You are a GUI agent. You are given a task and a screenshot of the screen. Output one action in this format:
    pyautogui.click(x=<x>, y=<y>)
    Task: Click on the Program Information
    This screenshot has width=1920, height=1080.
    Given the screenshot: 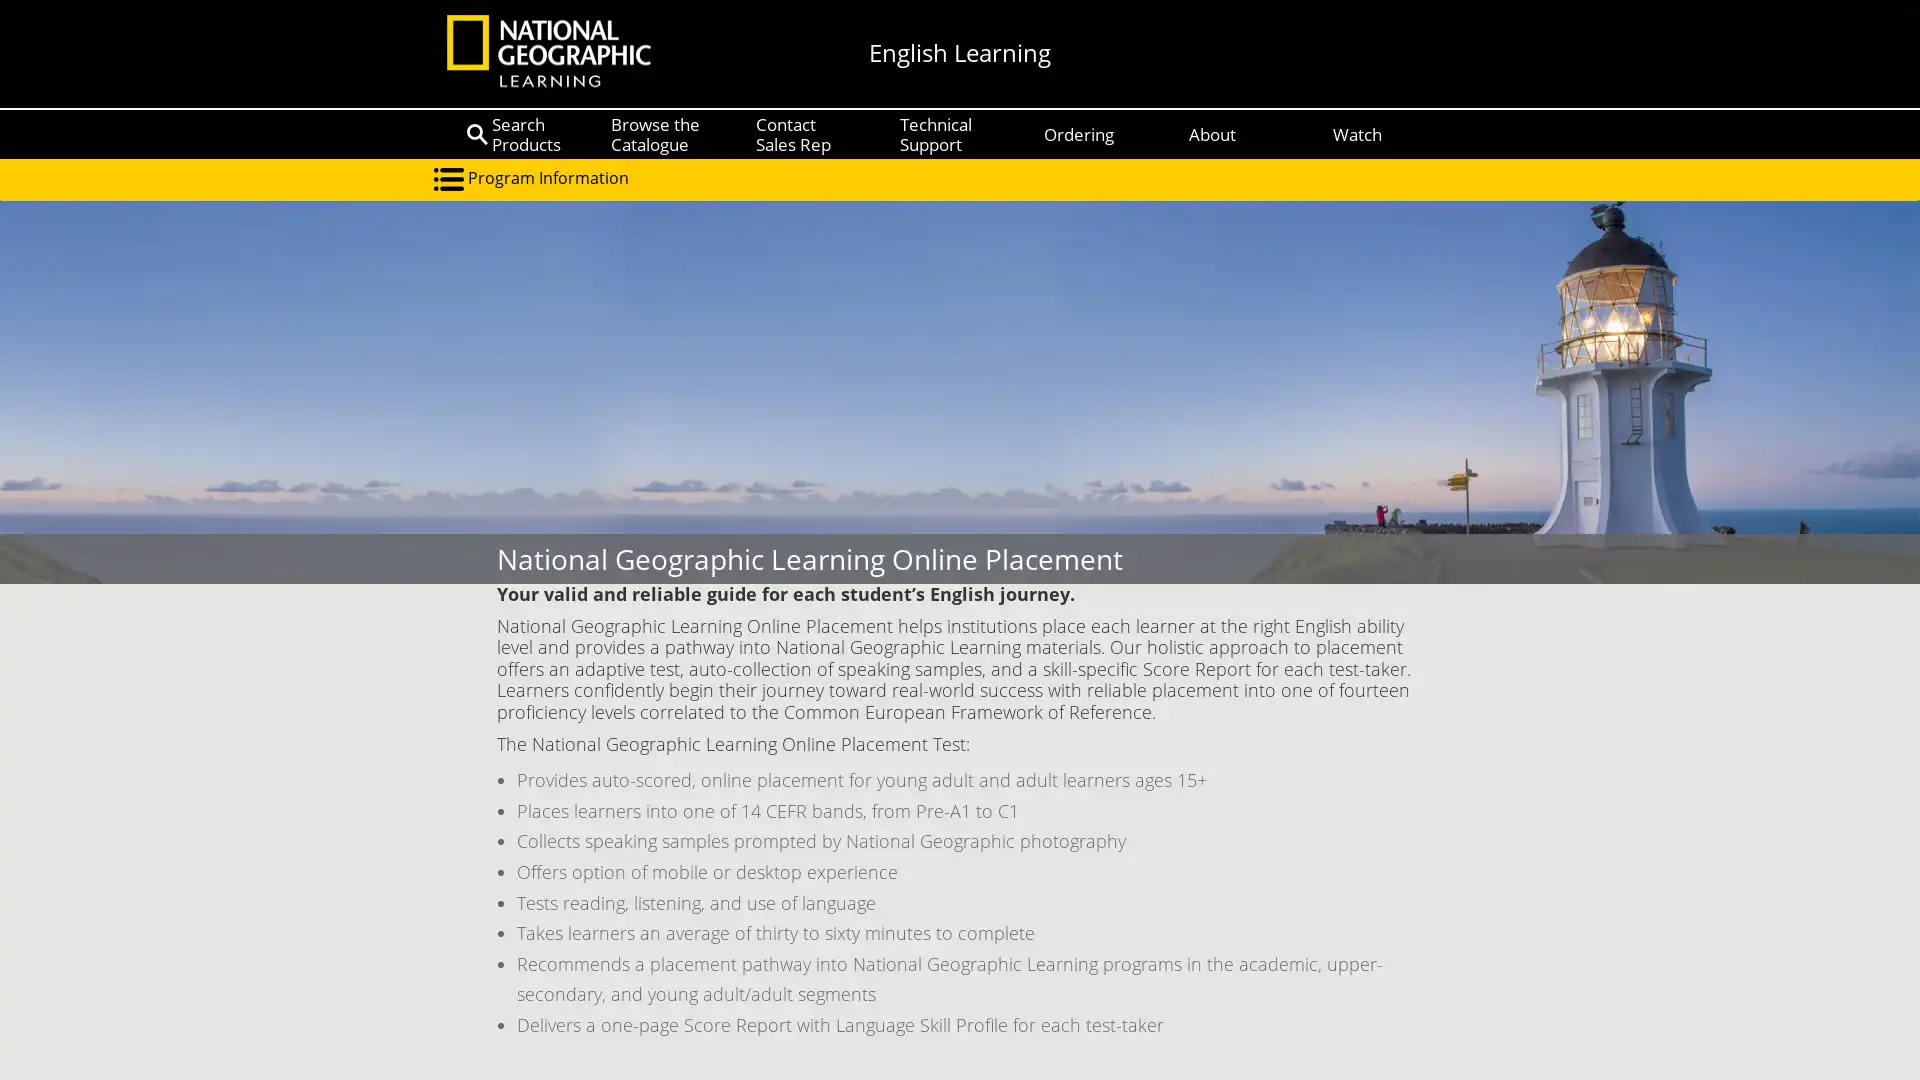 What is the action you would take?
    pyautogui.click(x=531, y=176)
    